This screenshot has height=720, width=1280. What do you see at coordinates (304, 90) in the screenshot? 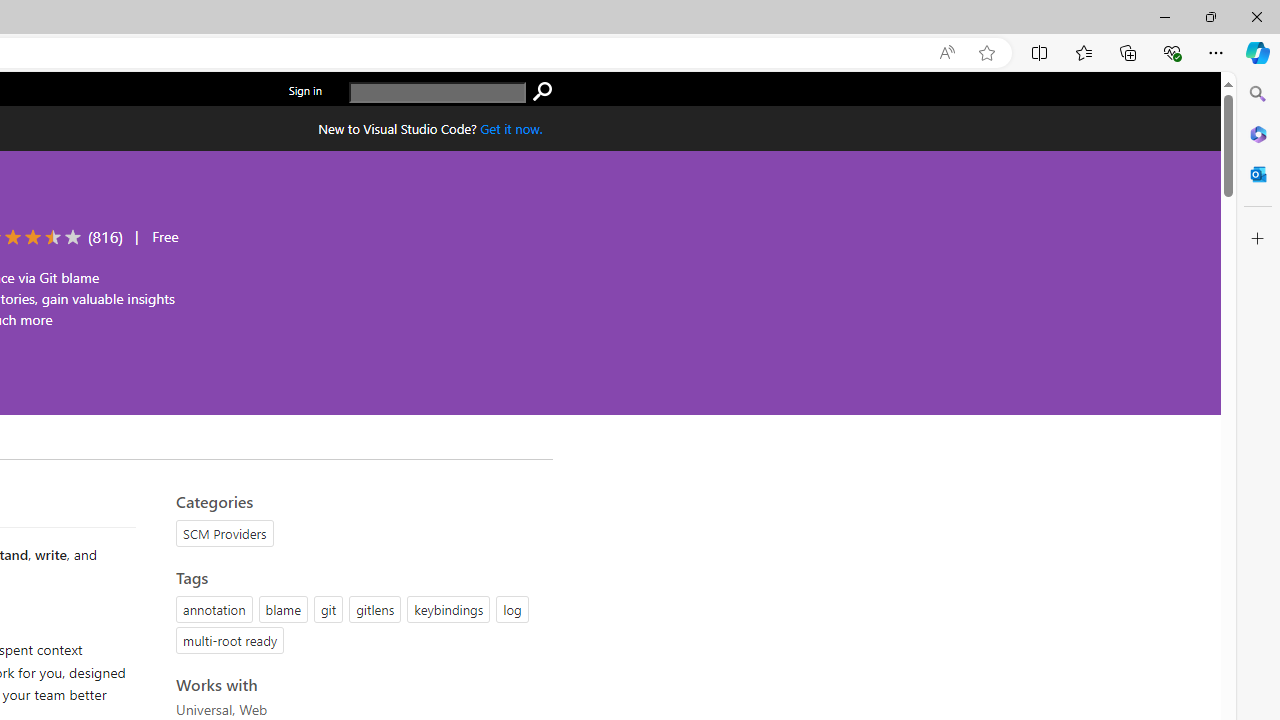
I see `'Sign in'` at bounding box center [304, 90].